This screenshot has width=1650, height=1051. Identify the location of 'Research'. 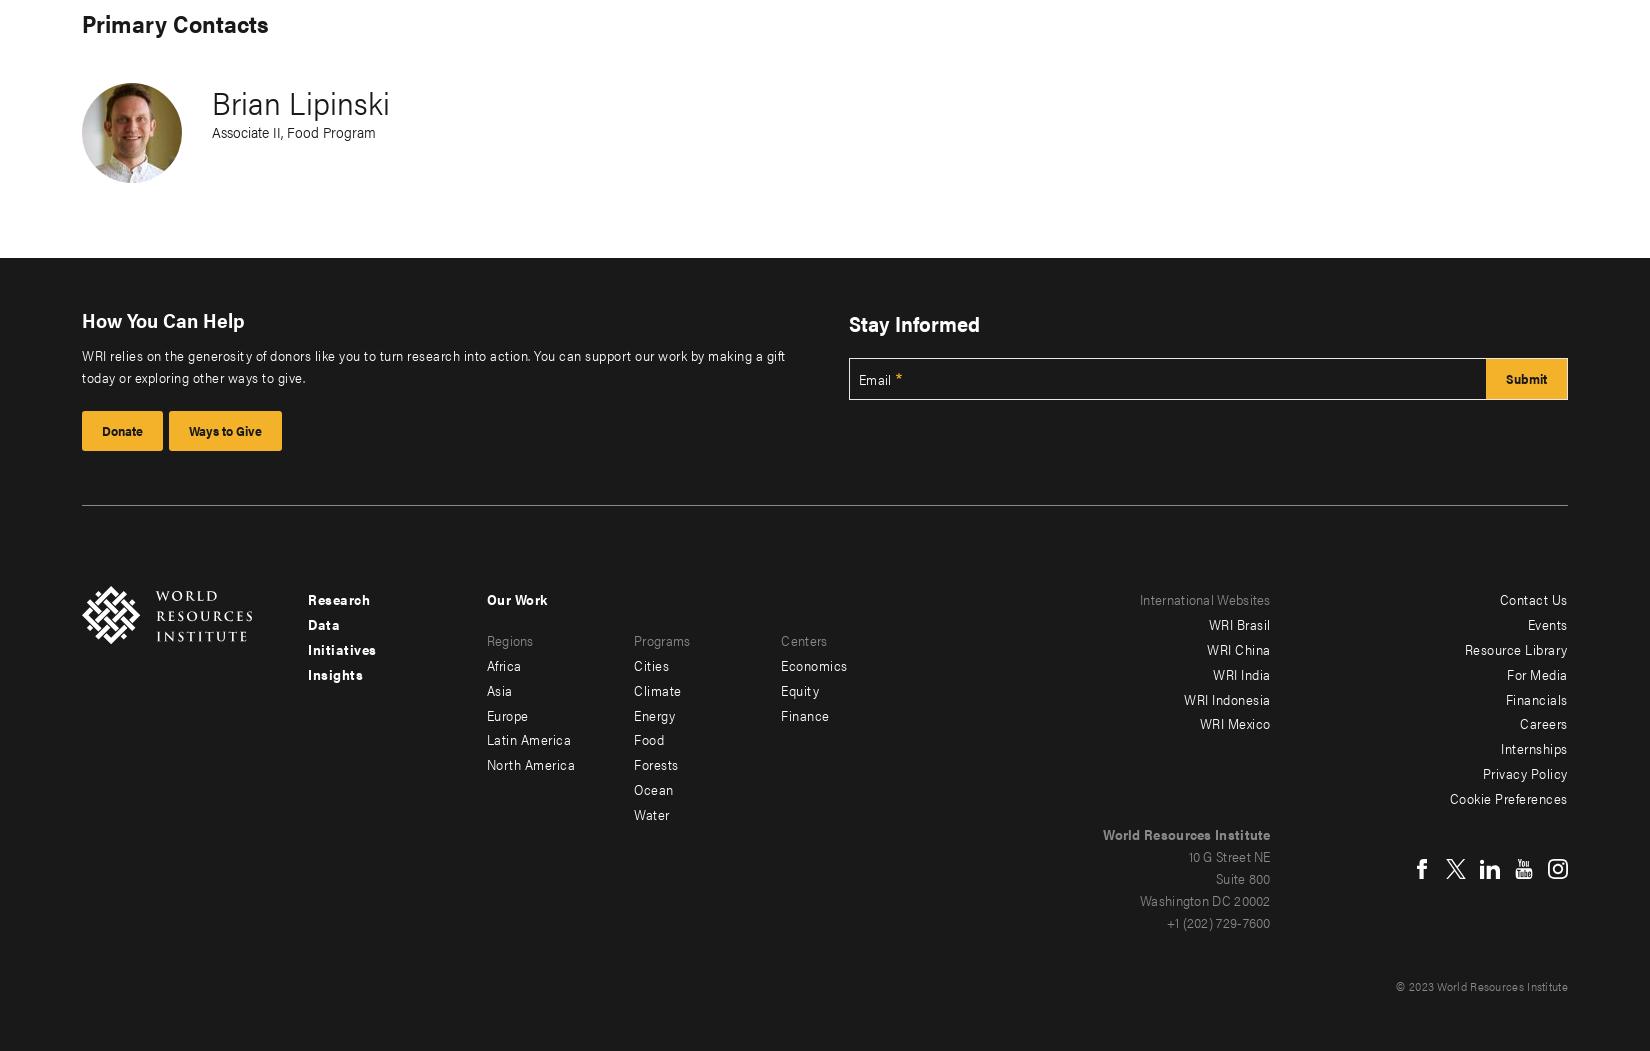
(339, 598).